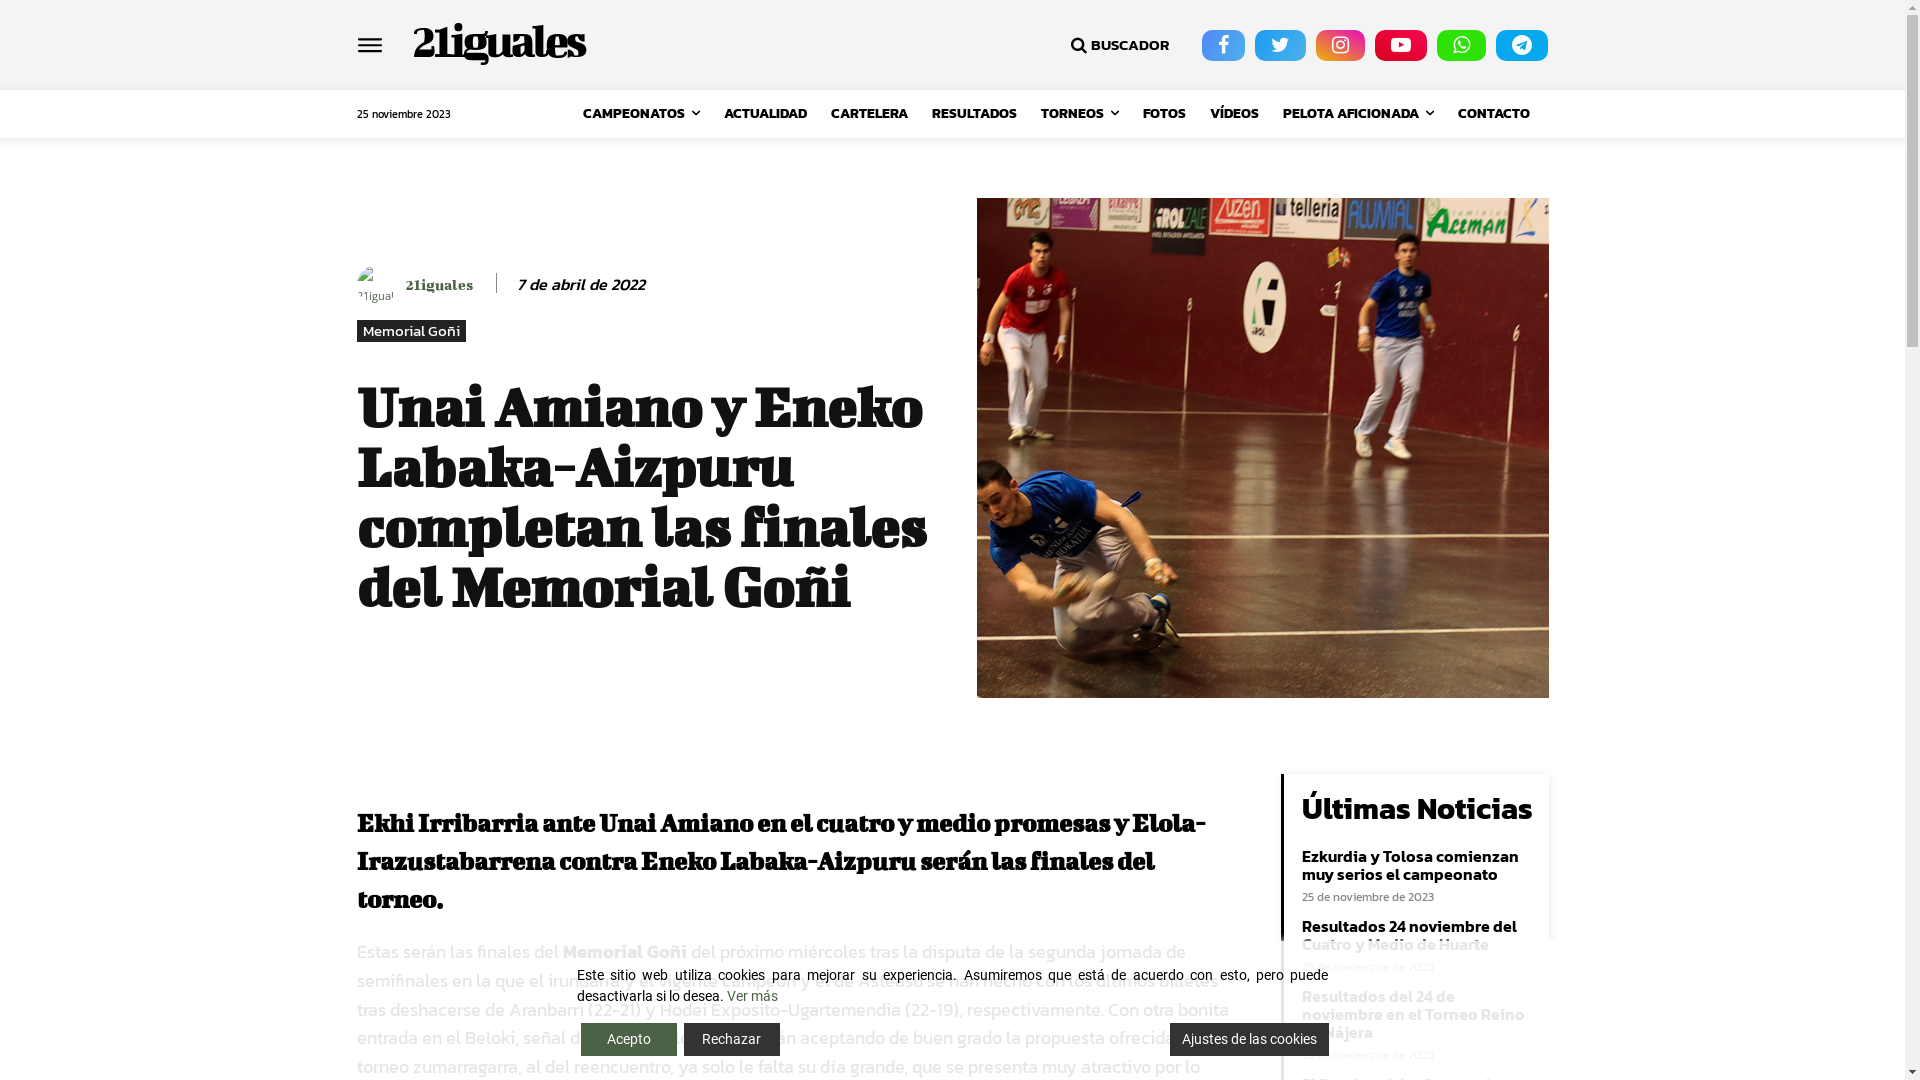 The width and height of the screenshot is (1920, 1080). What do you see at coordinates (1170, 1038) in the screenshot?
I see `'Ajustes de las cookies'` at bounding box center [1170, 1038].